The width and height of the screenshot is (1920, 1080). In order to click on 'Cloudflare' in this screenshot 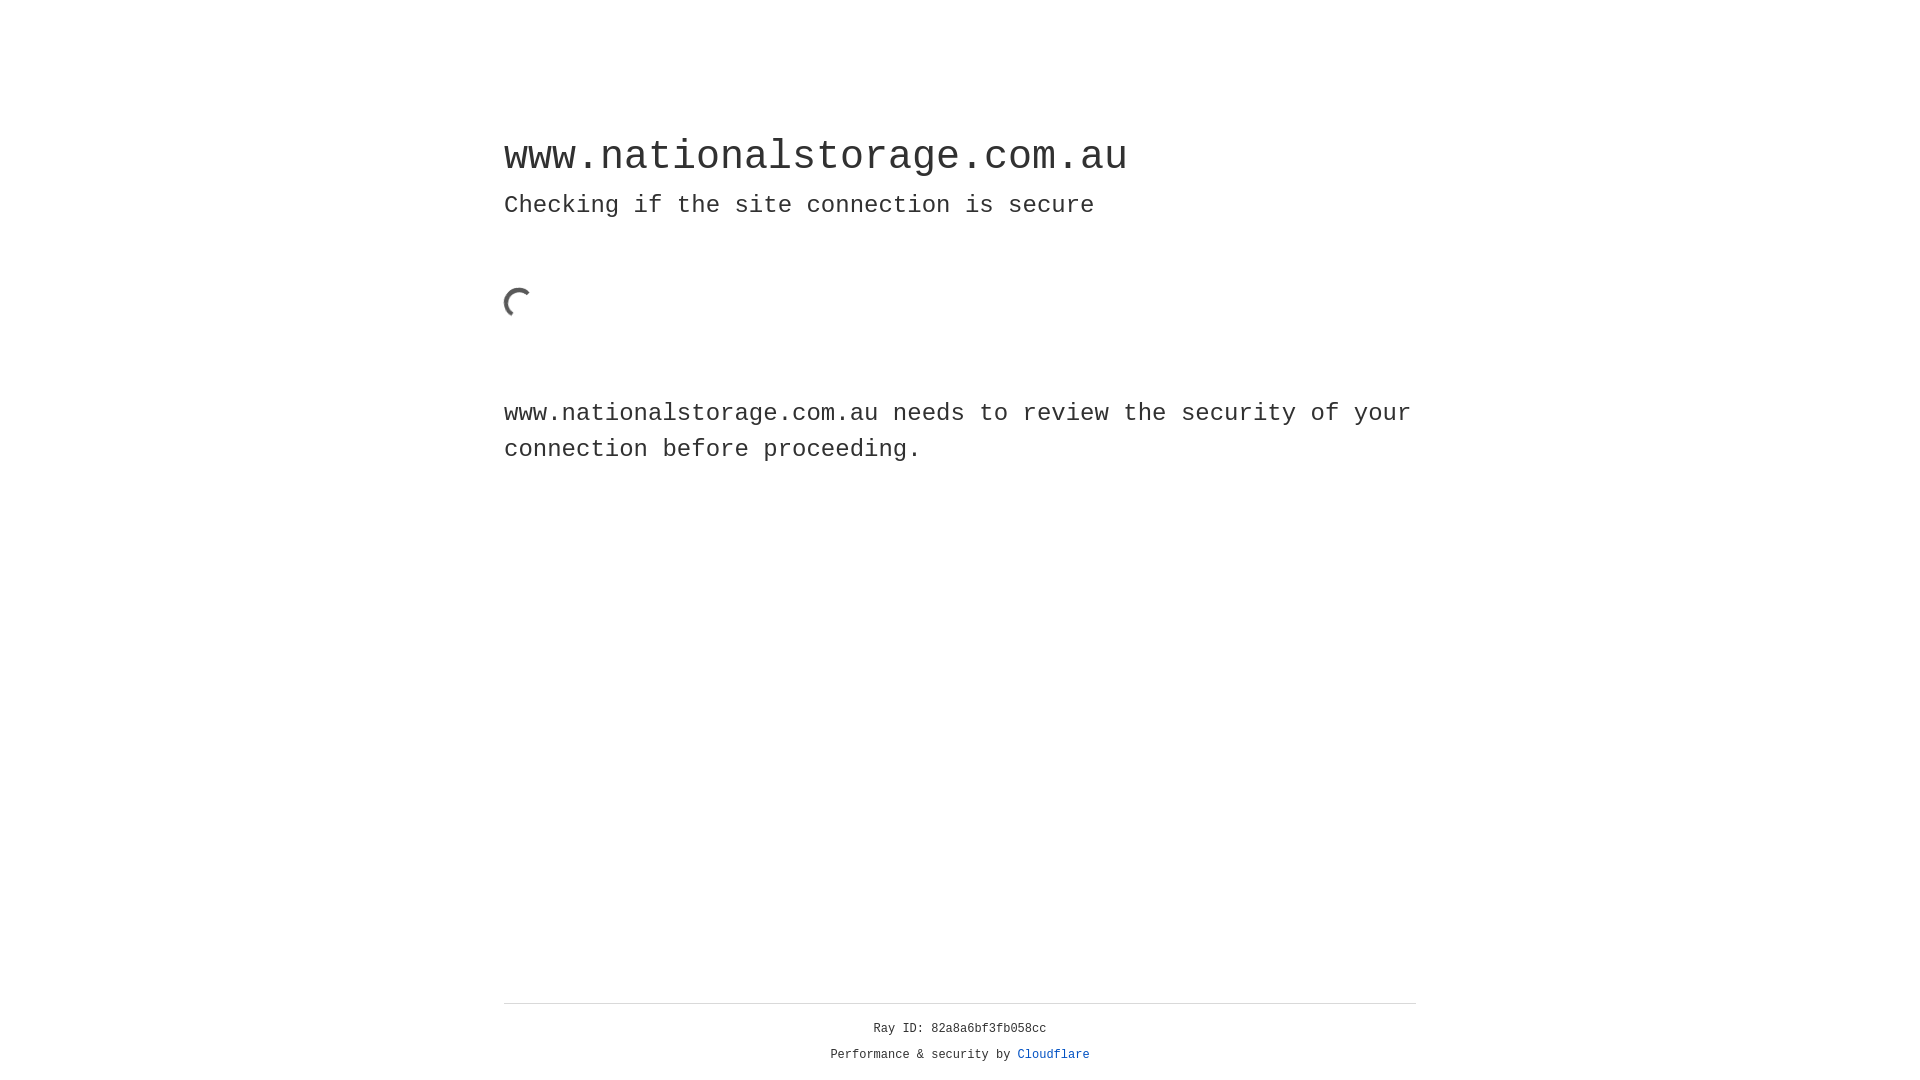, I will do `click(1017, 1054)`.